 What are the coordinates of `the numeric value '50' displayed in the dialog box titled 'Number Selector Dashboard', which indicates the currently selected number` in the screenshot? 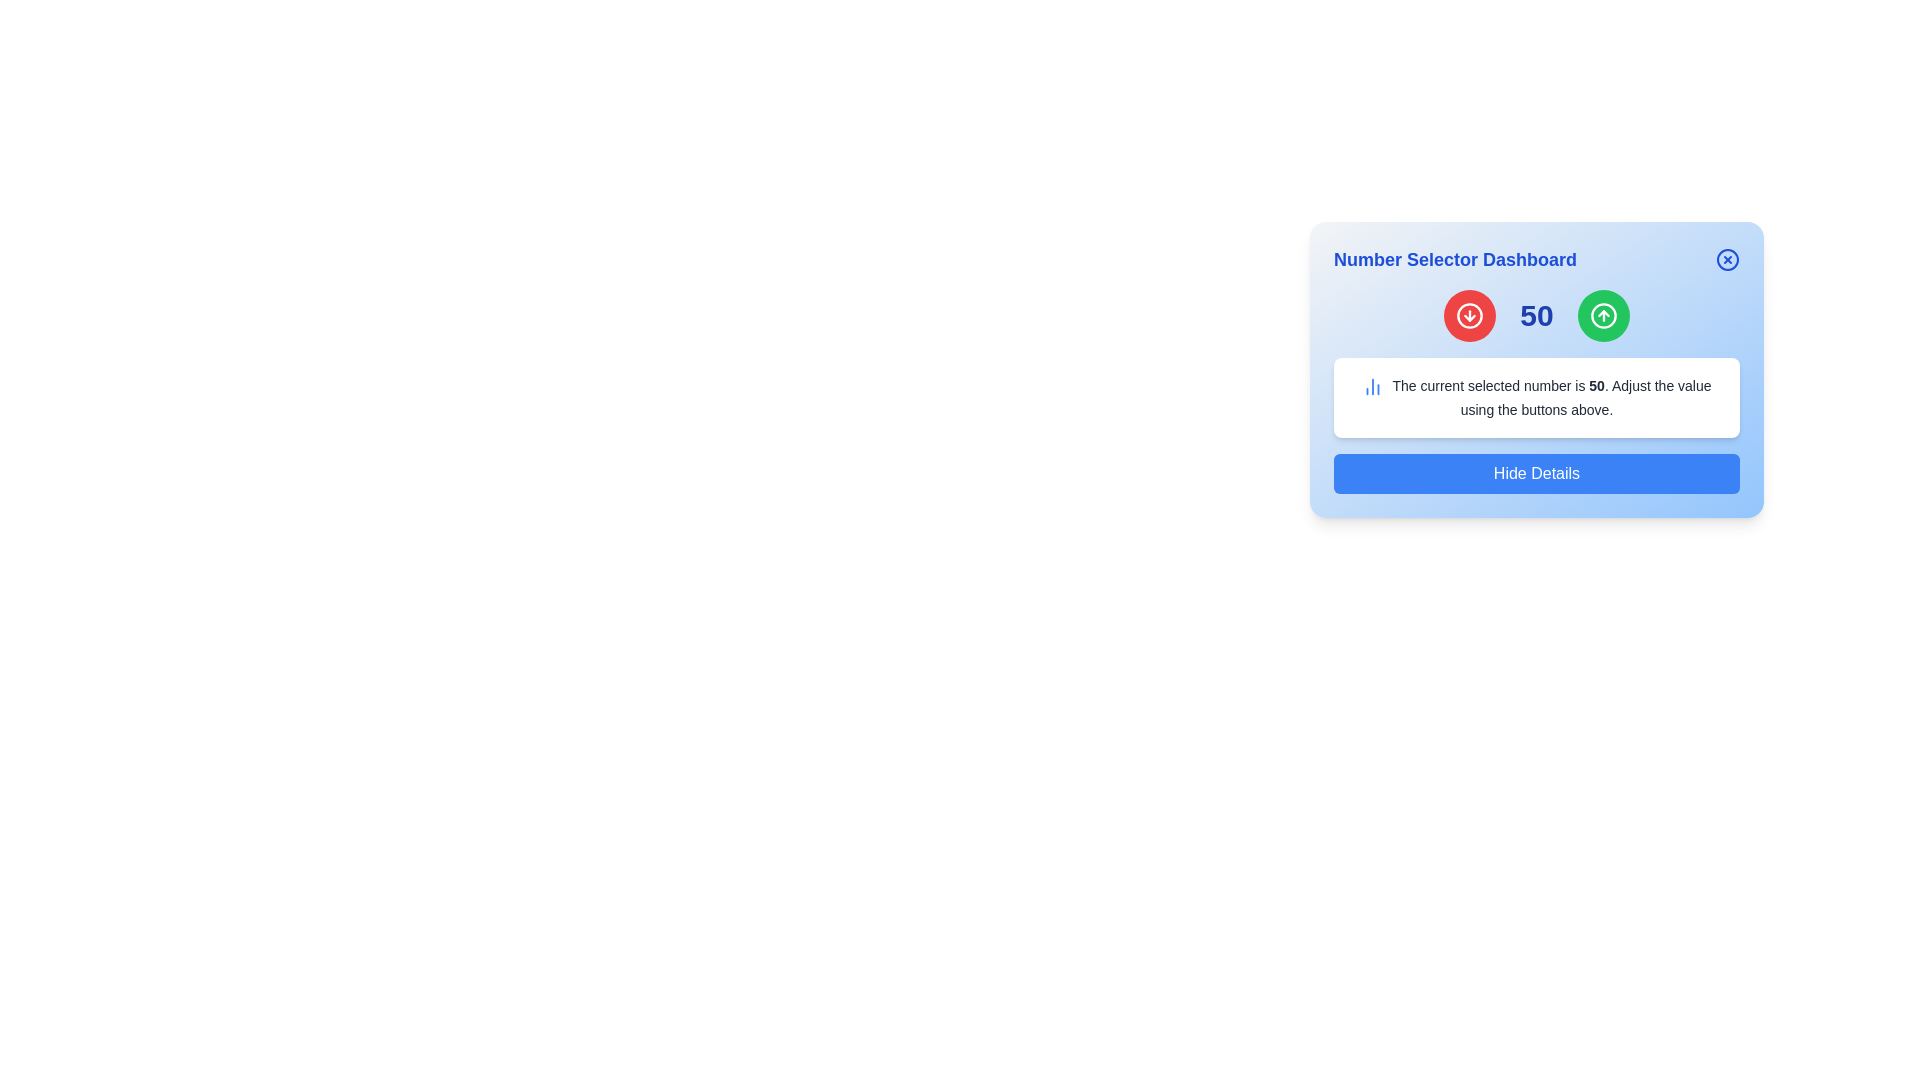 It's located at (1596, 385).